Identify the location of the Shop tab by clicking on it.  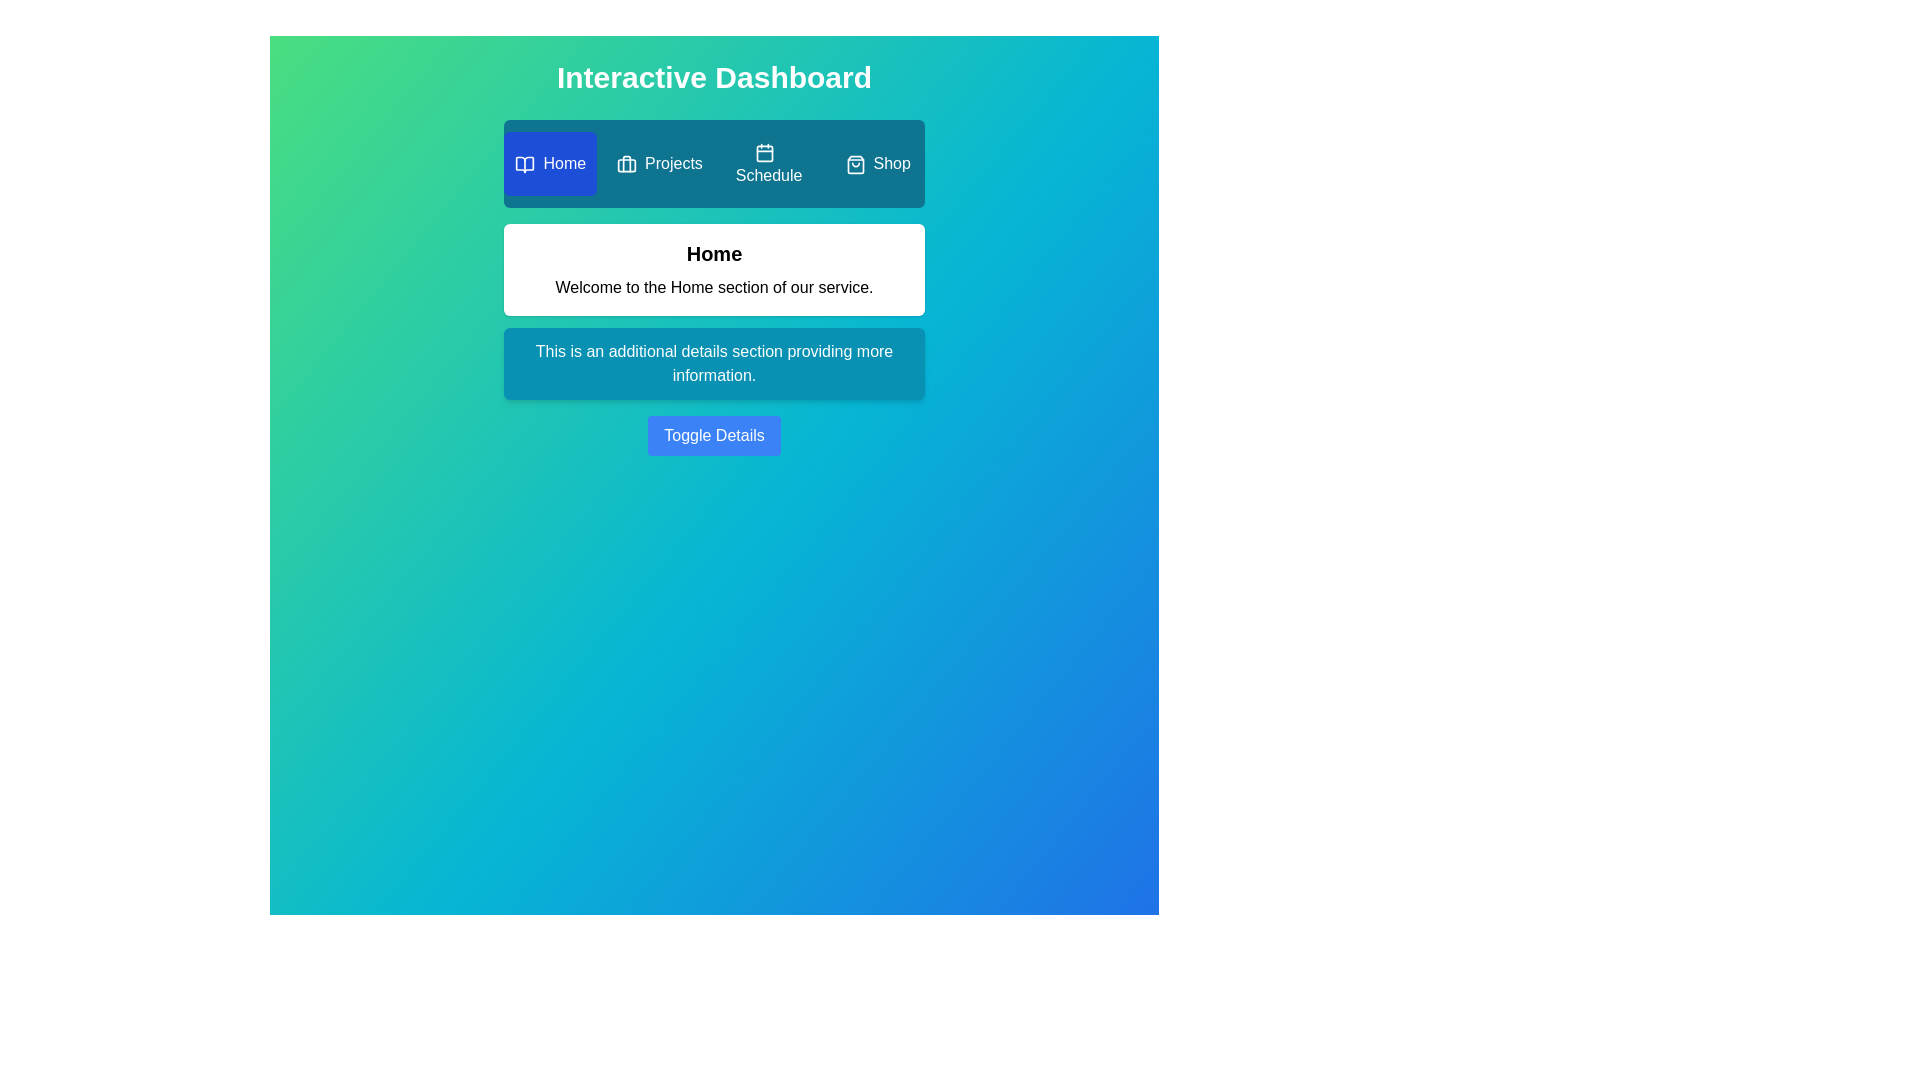
(878, 163).